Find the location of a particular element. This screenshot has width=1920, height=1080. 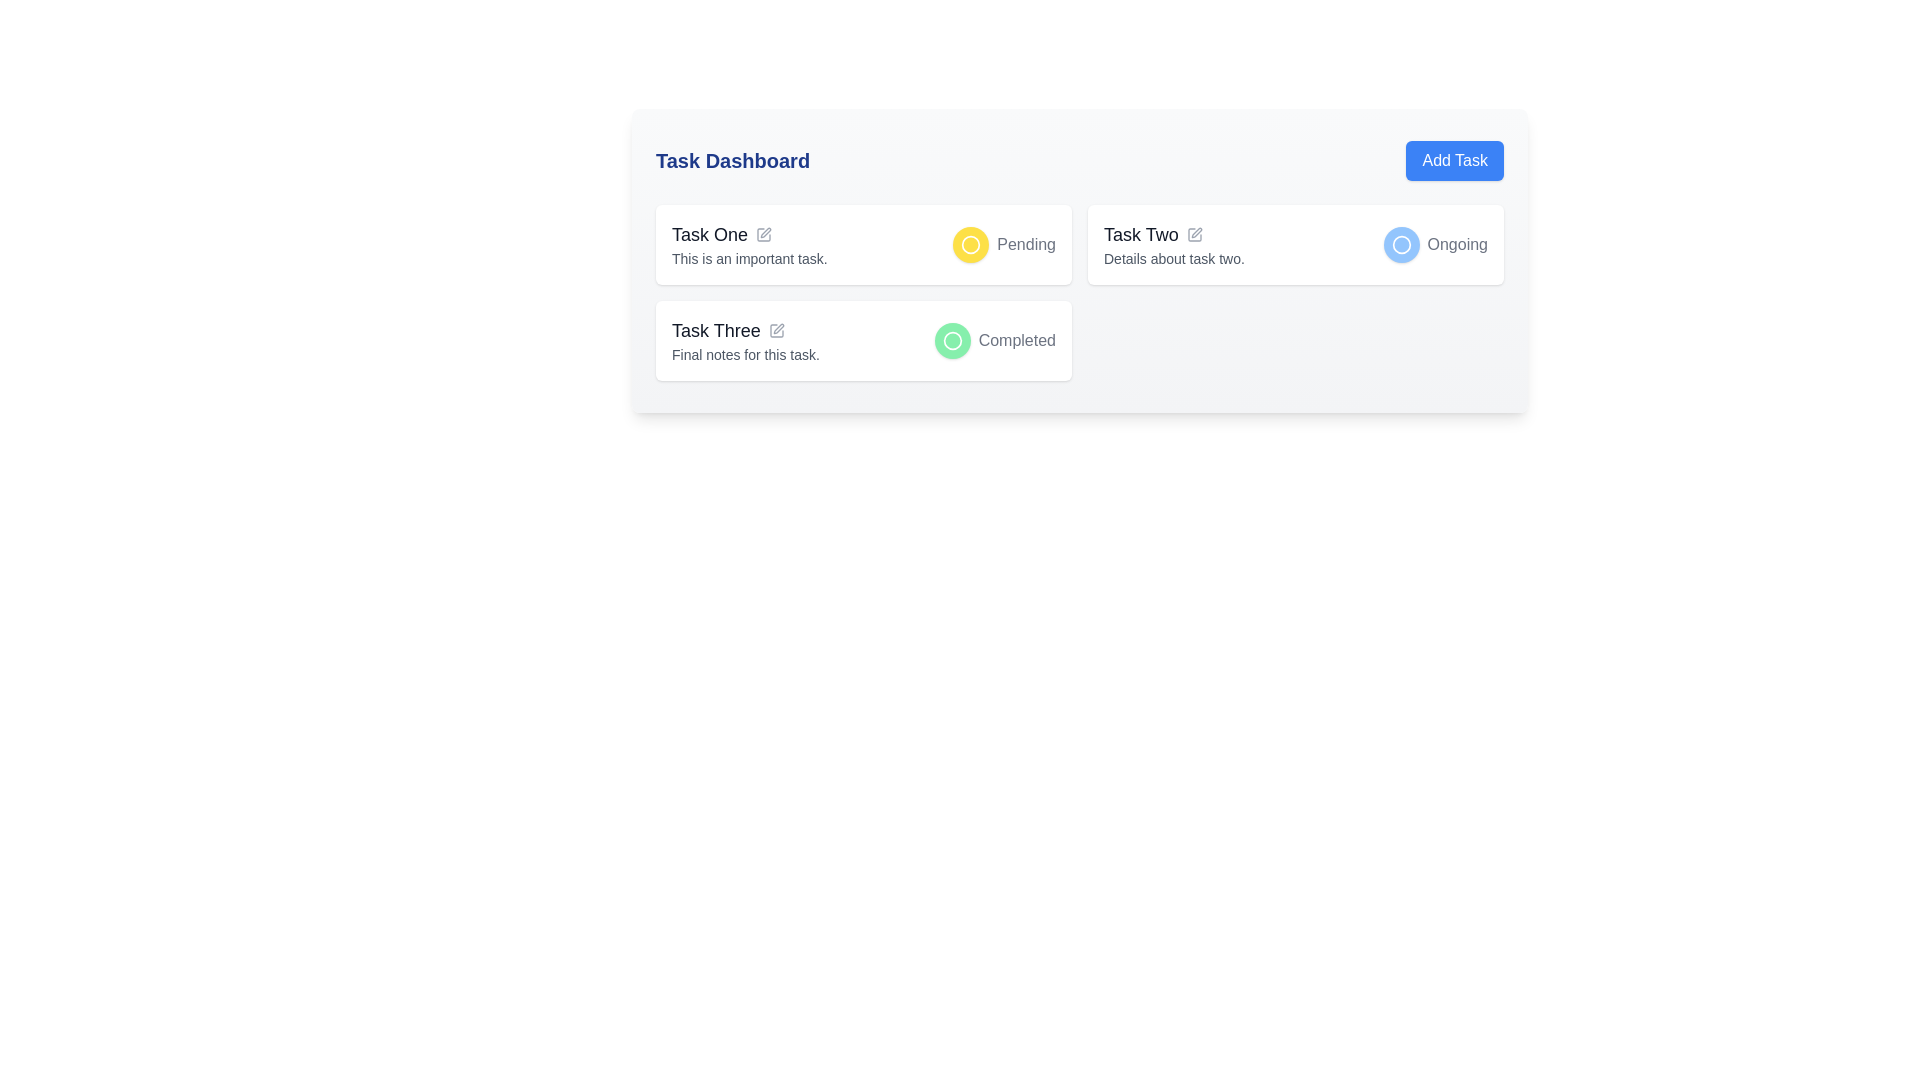

the circular icon with a yellow background and white circular stroke, located in the 'Task One' status section next to the 'Pending' label is located at coordinates (971, 244).